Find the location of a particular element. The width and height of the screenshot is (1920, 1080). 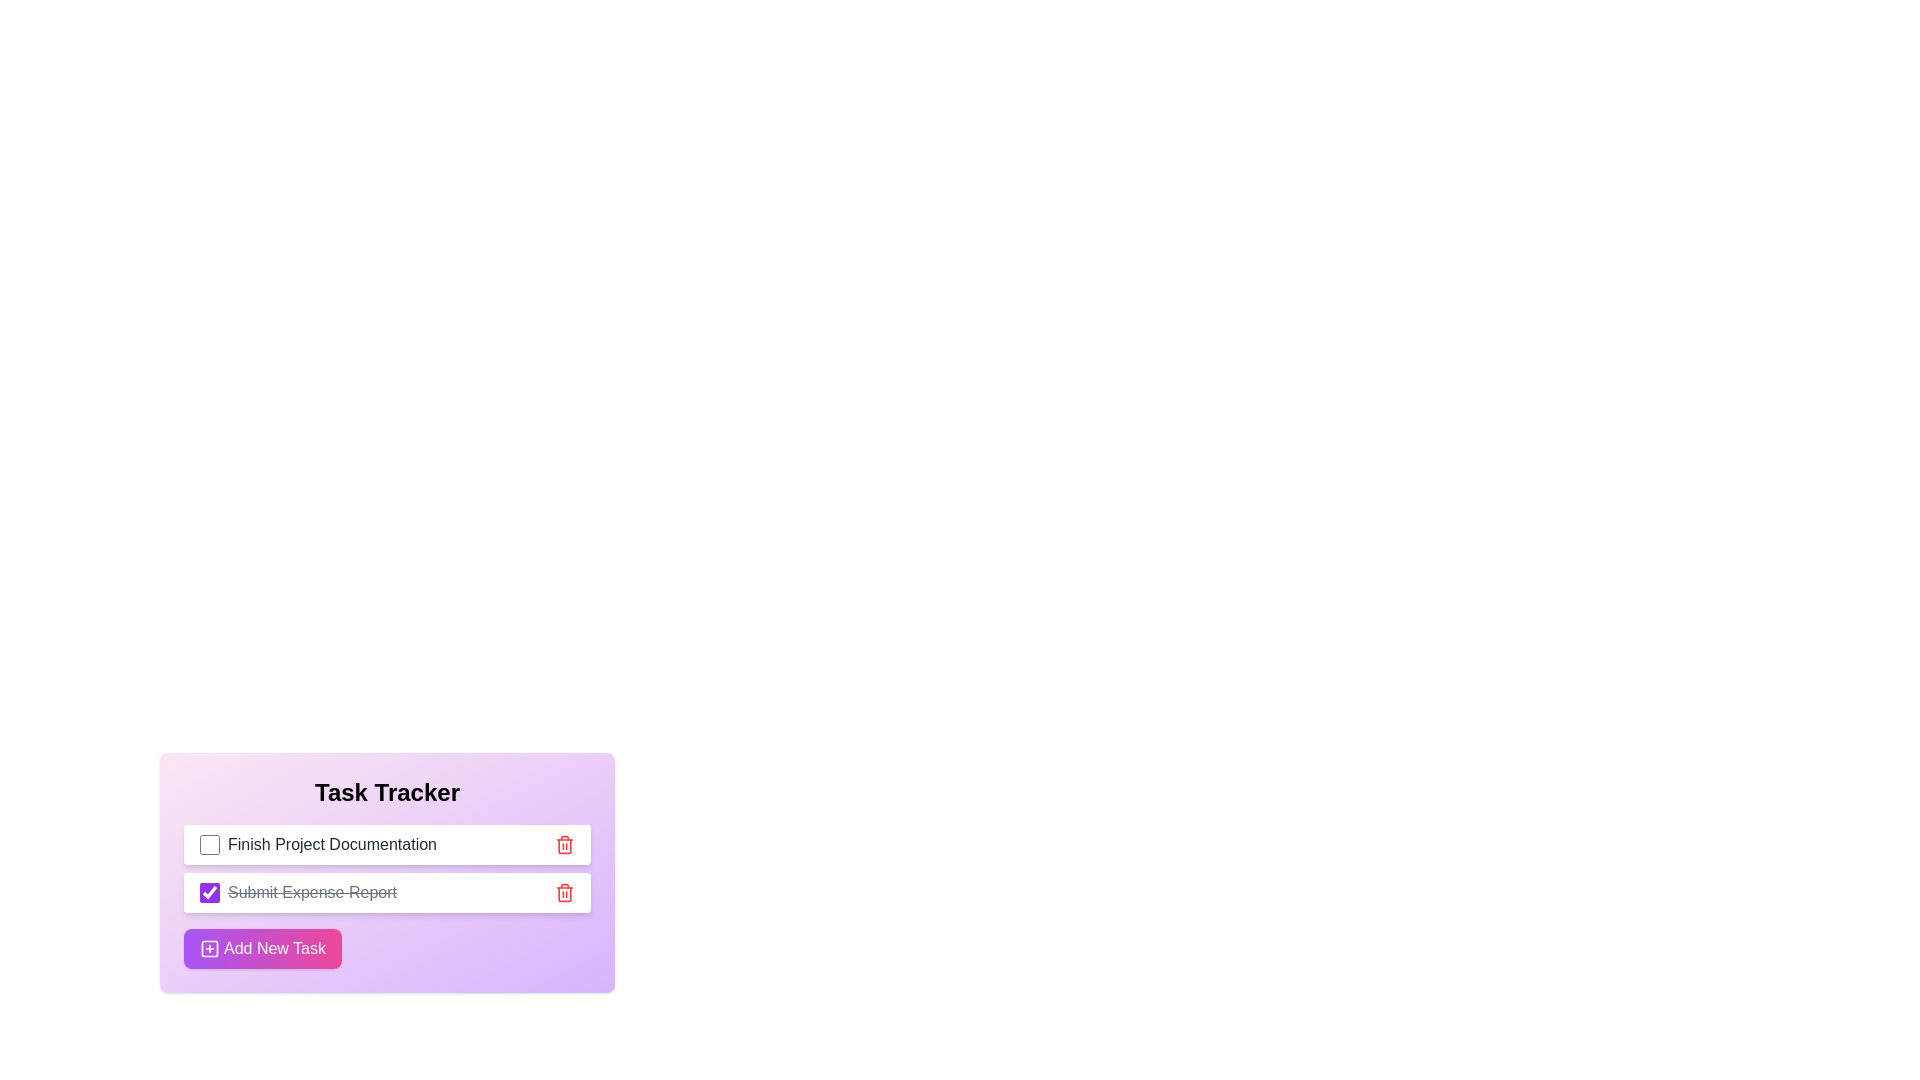

the text label that indicates the title or description of the first task in the task tracker application, which is located to the right of a checkbox and to the left of a trash icon is located at coordinates (332, 844).